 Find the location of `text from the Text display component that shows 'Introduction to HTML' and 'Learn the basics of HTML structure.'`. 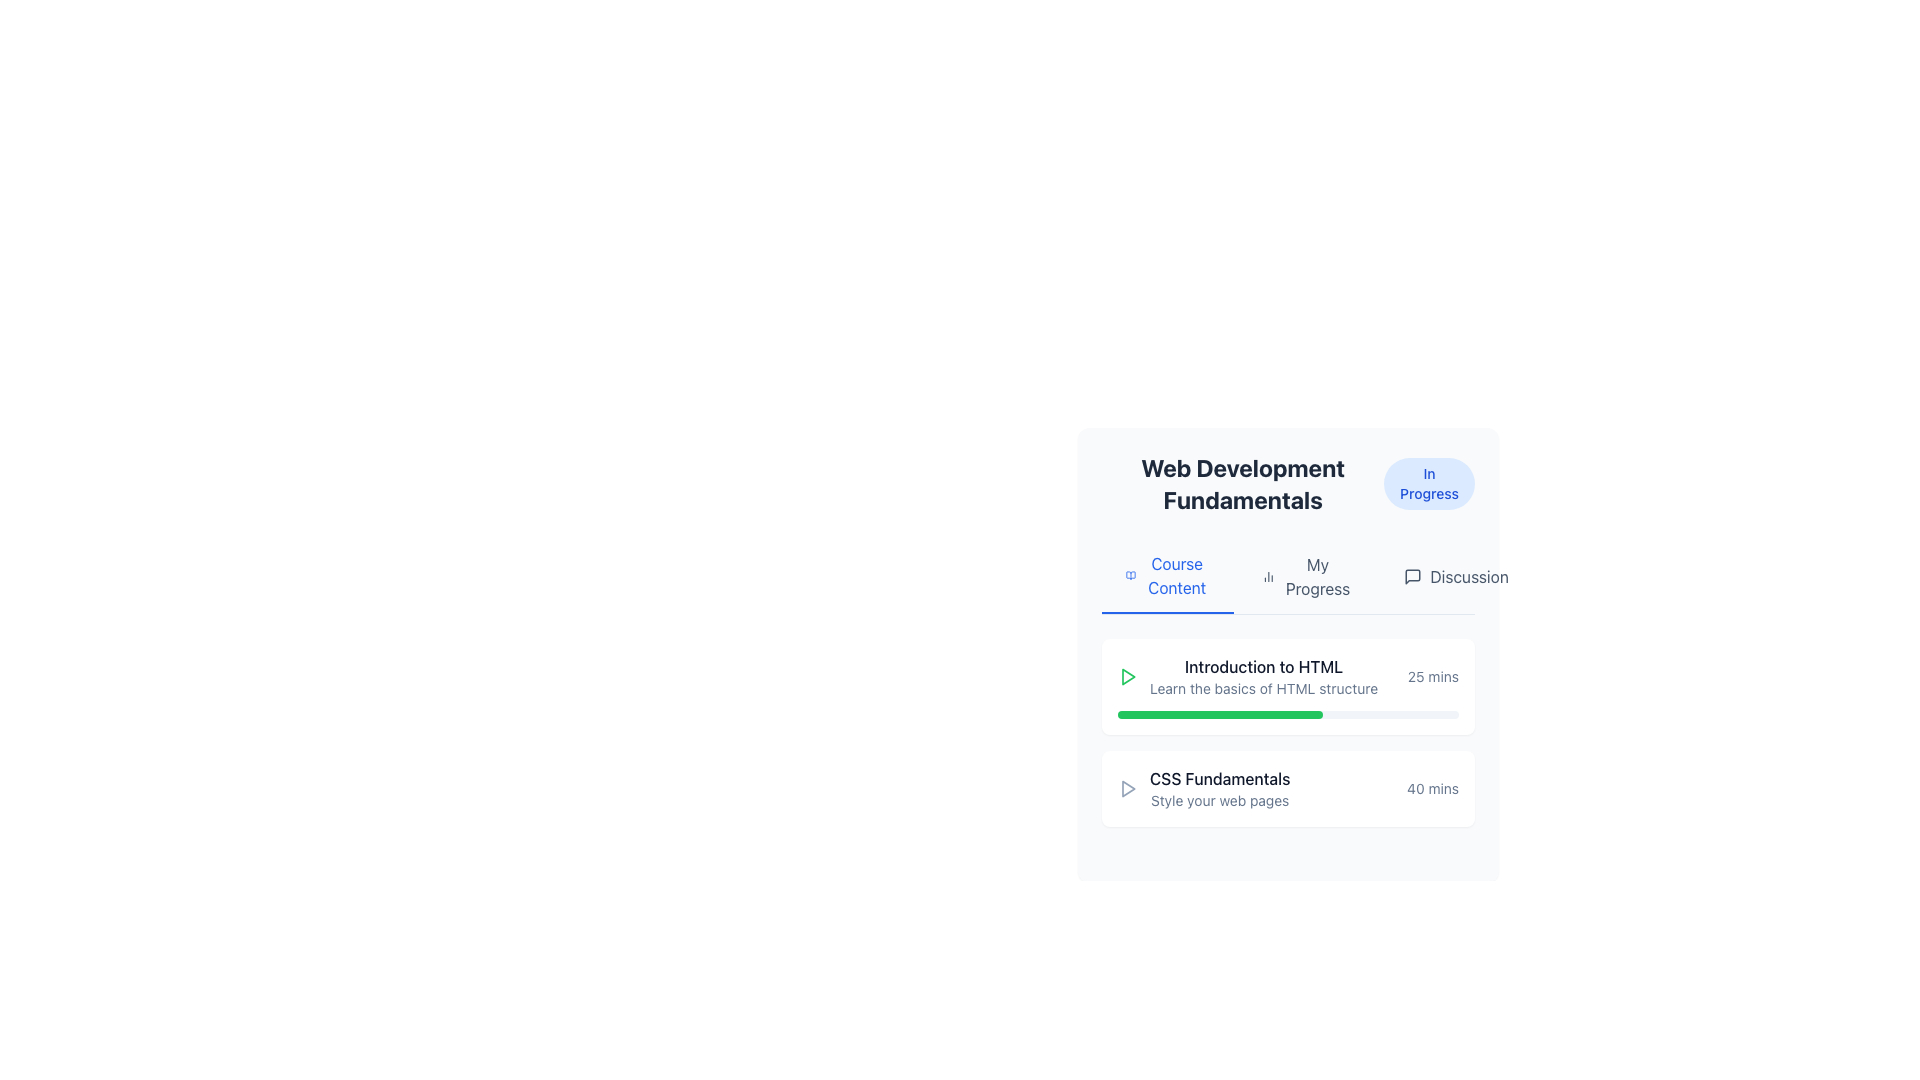

text from the Text display component that shows 'Introduction to HTML' and 'Learn the basics of HTML structure.' is located at coordinates (1263, 676).